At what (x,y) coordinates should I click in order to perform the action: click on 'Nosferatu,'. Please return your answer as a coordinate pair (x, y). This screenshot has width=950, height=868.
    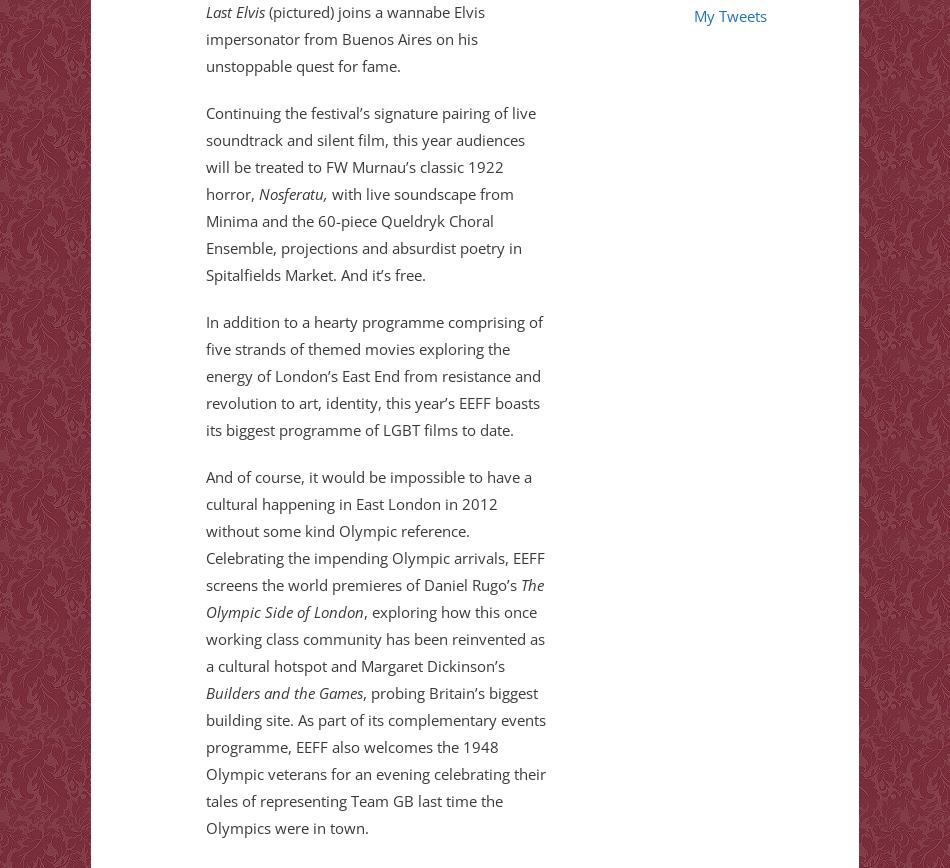
    Looking at the image, I should click on (257, 193).